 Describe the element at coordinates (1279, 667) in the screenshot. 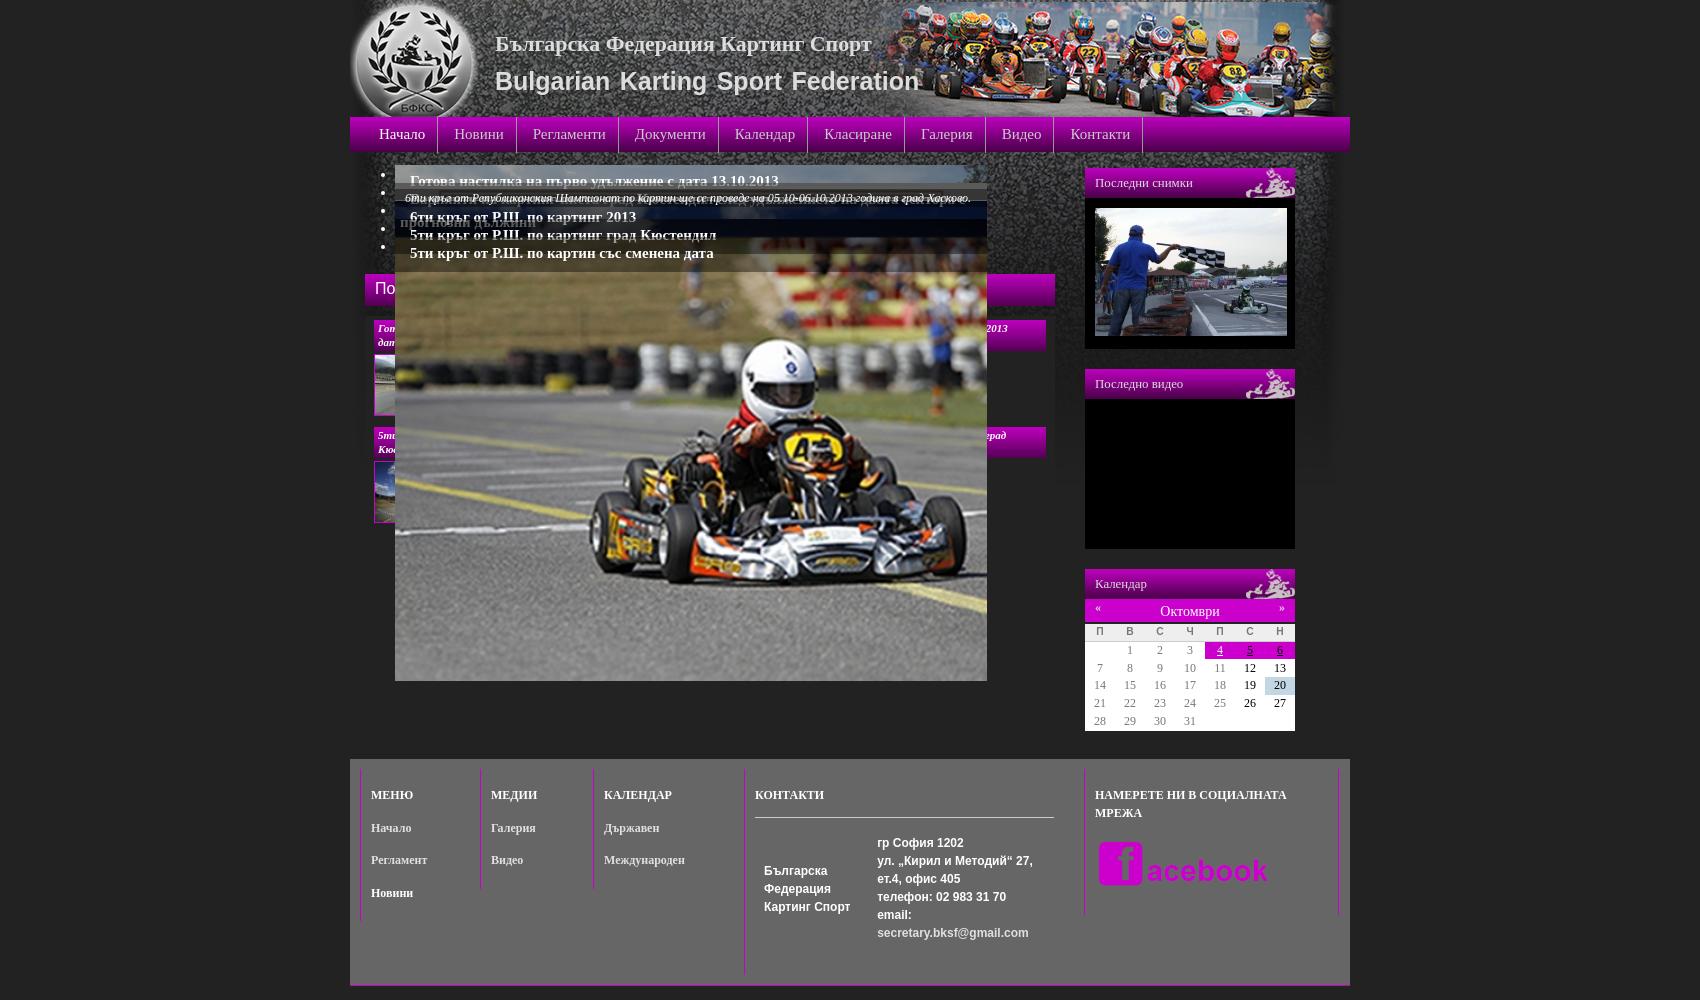

I see `'13'` at that location.